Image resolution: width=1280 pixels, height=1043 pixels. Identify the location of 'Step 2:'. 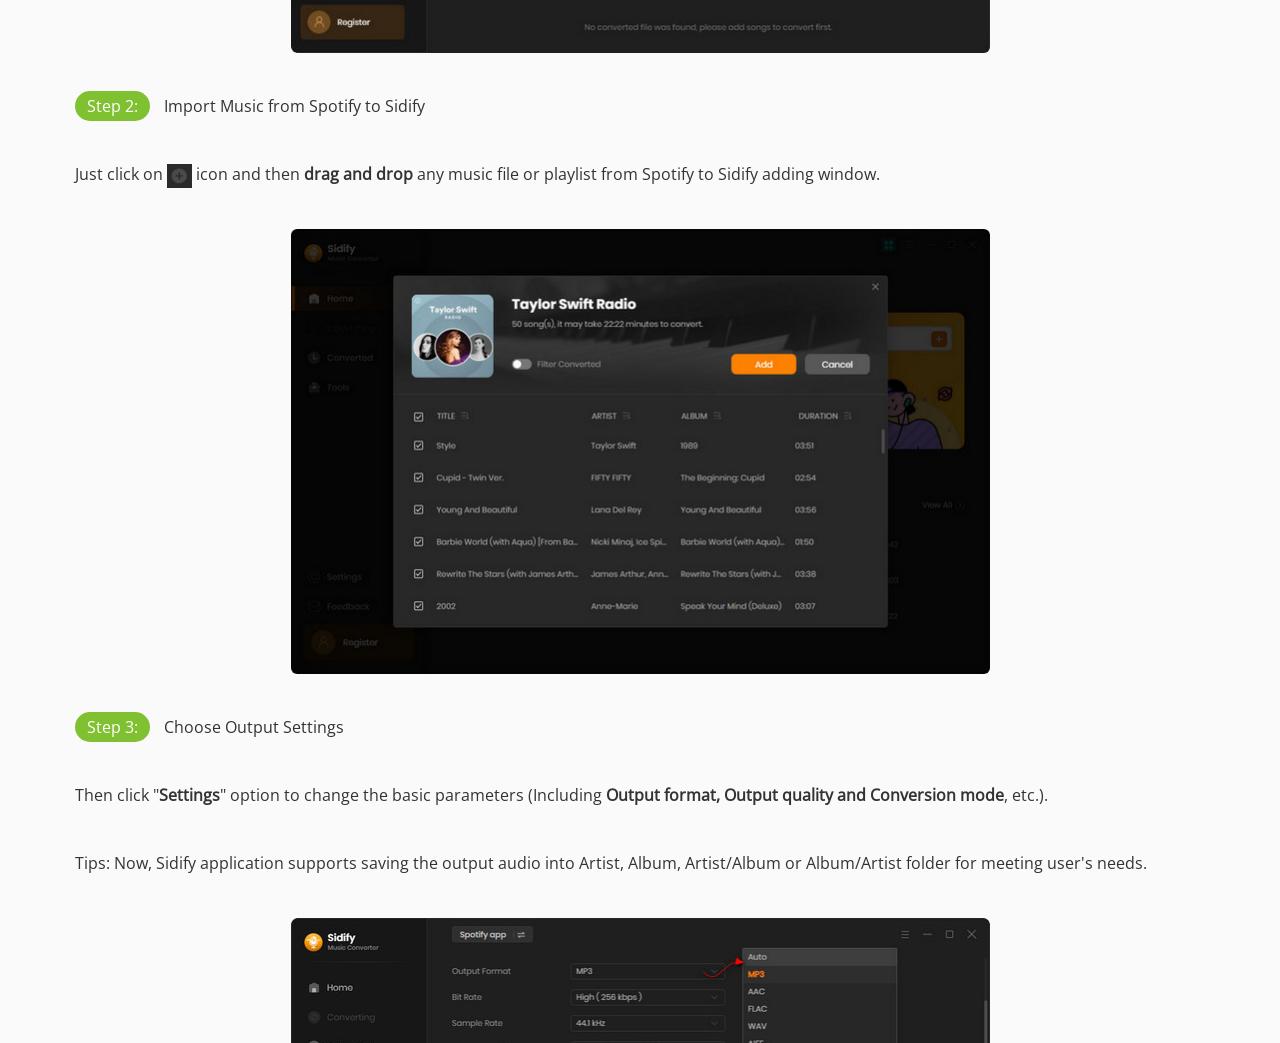
(111, 105).